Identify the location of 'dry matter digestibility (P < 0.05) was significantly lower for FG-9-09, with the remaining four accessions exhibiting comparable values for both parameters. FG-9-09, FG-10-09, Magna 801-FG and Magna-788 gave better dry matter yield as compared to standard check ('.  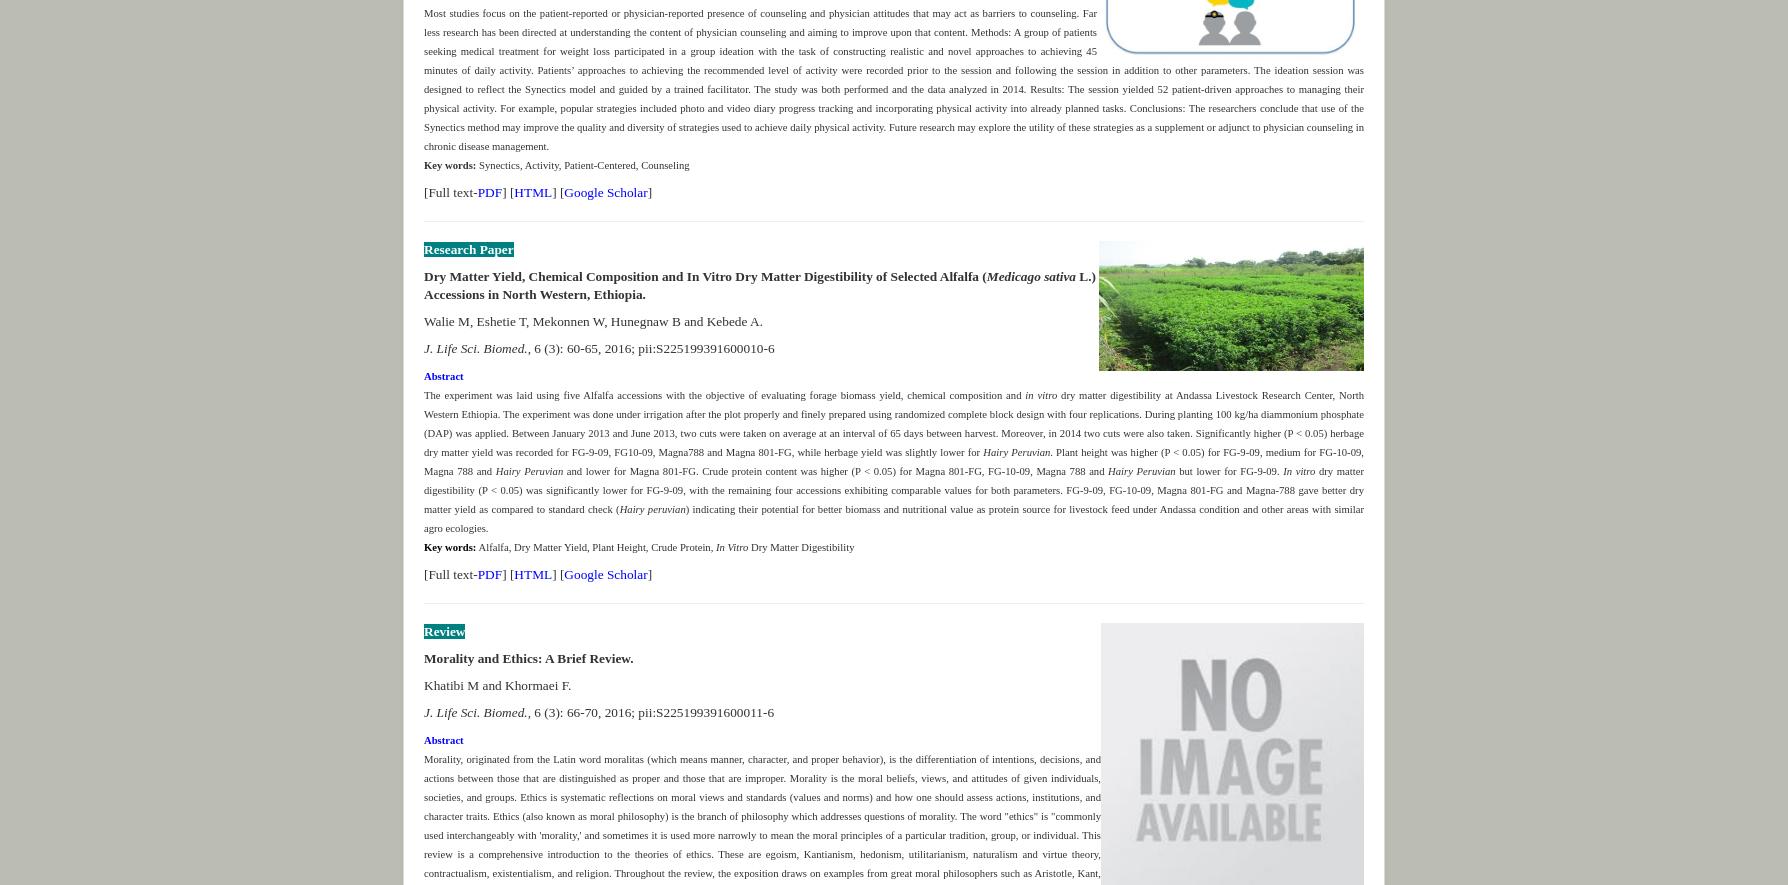
(894, 489).